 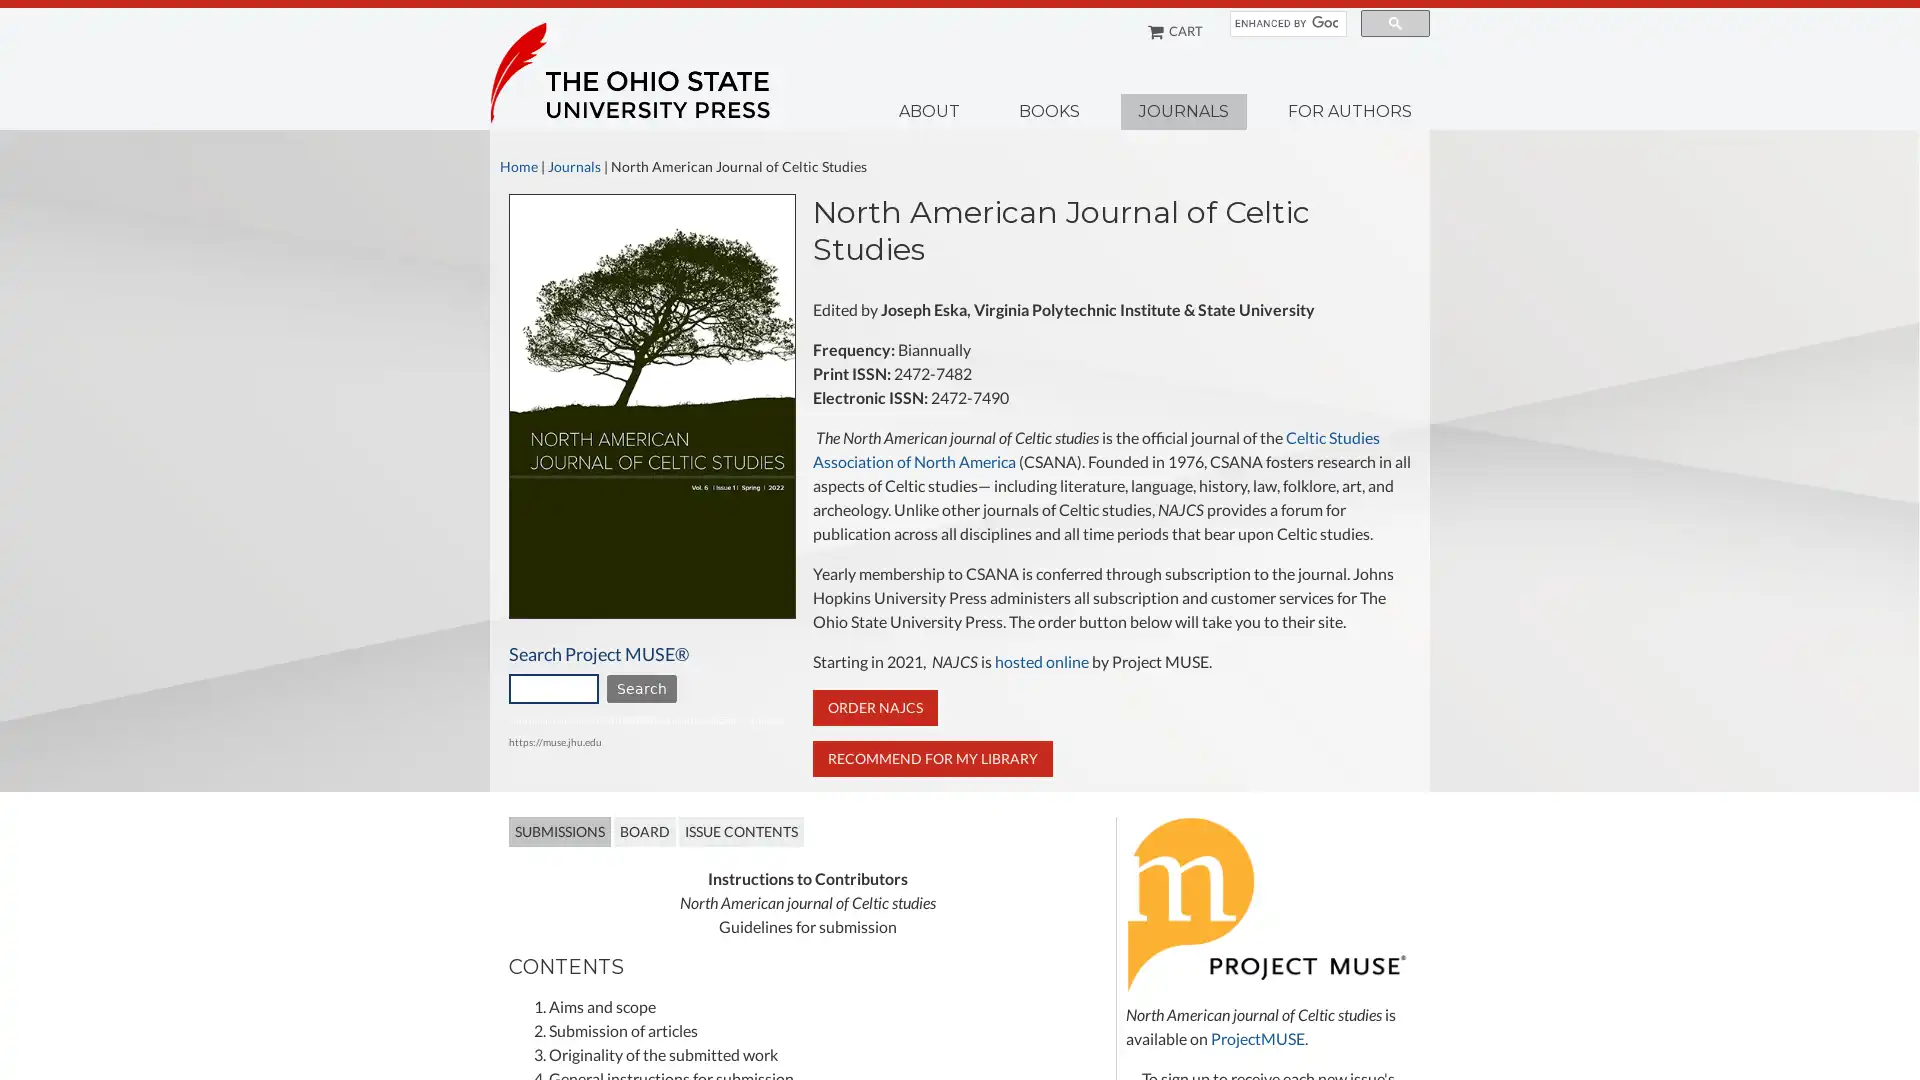 What do you see at coordinates (642, 688) in the screenshot?
I see `Search` at bounding box center [642, 688].